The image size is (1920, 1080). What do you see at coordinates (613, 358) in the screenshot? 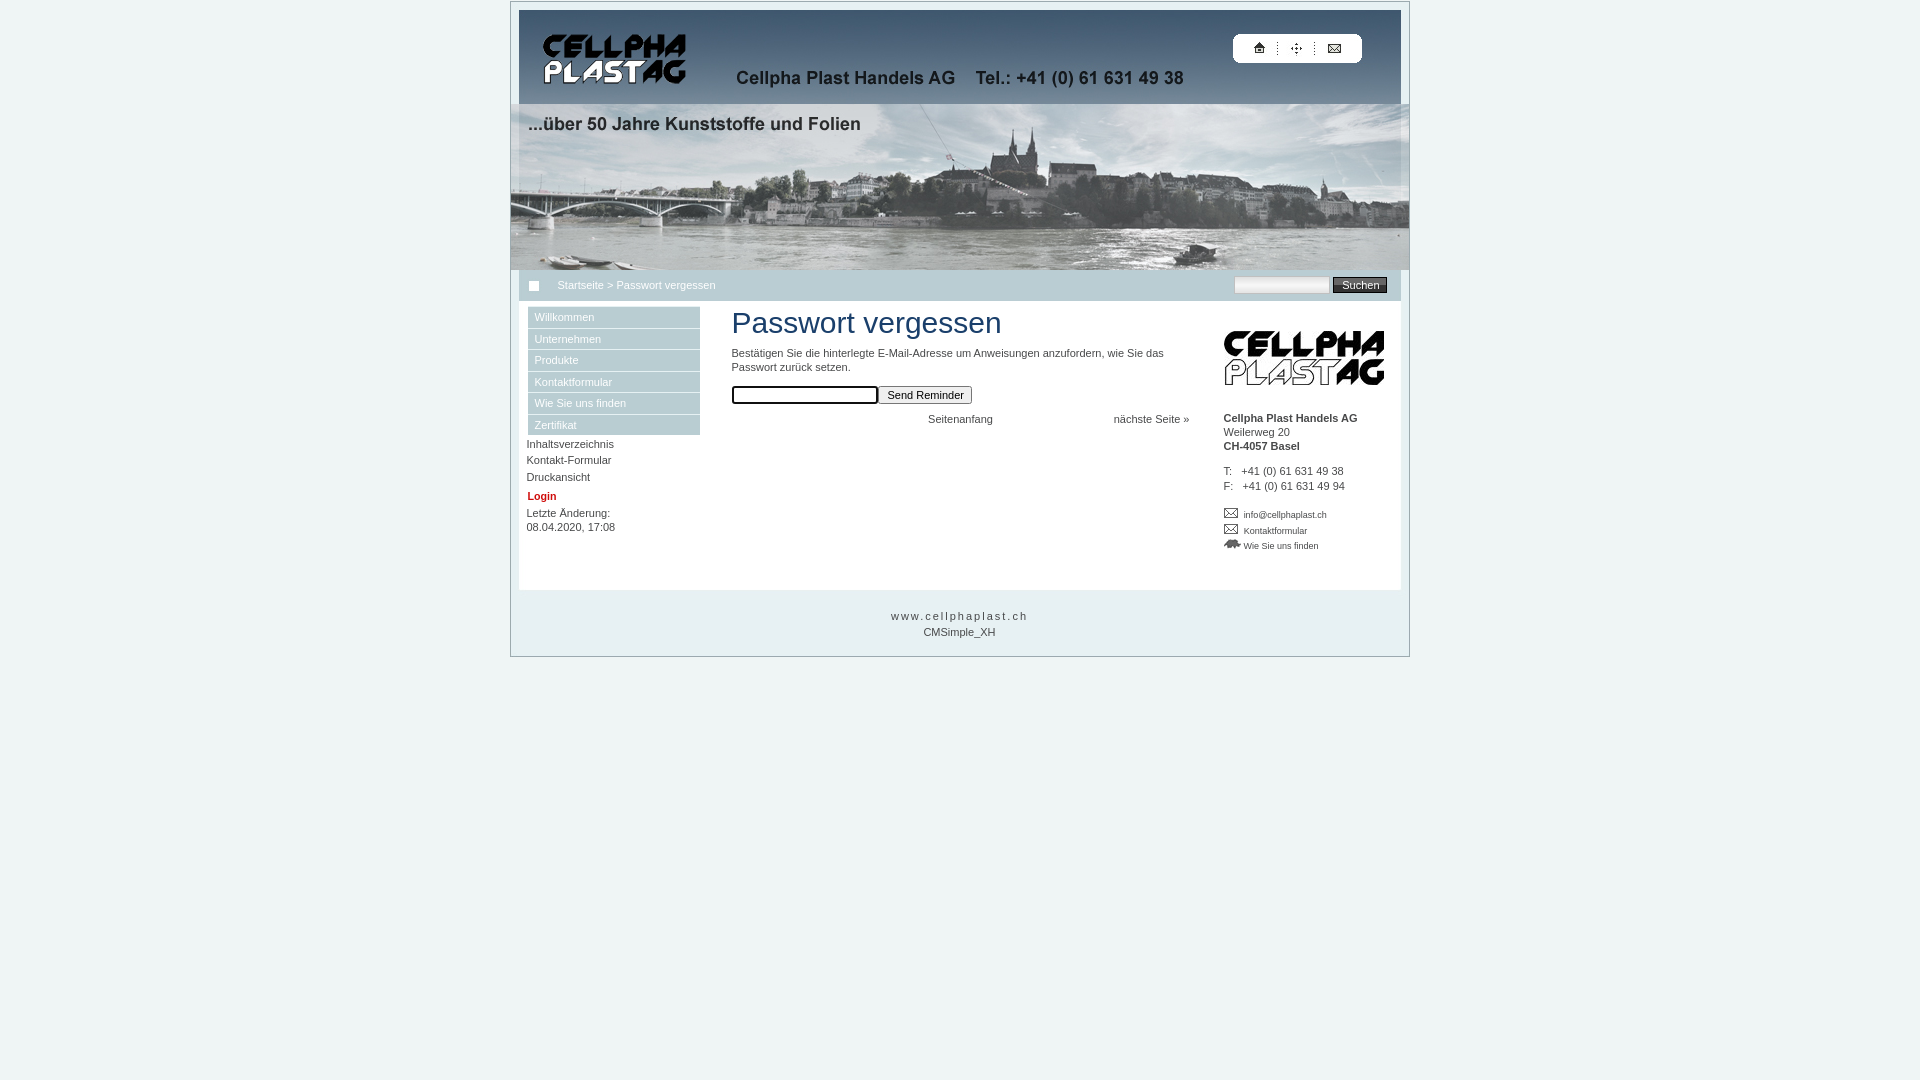
I see `'Produkte'` at bounding box center [613, 358].